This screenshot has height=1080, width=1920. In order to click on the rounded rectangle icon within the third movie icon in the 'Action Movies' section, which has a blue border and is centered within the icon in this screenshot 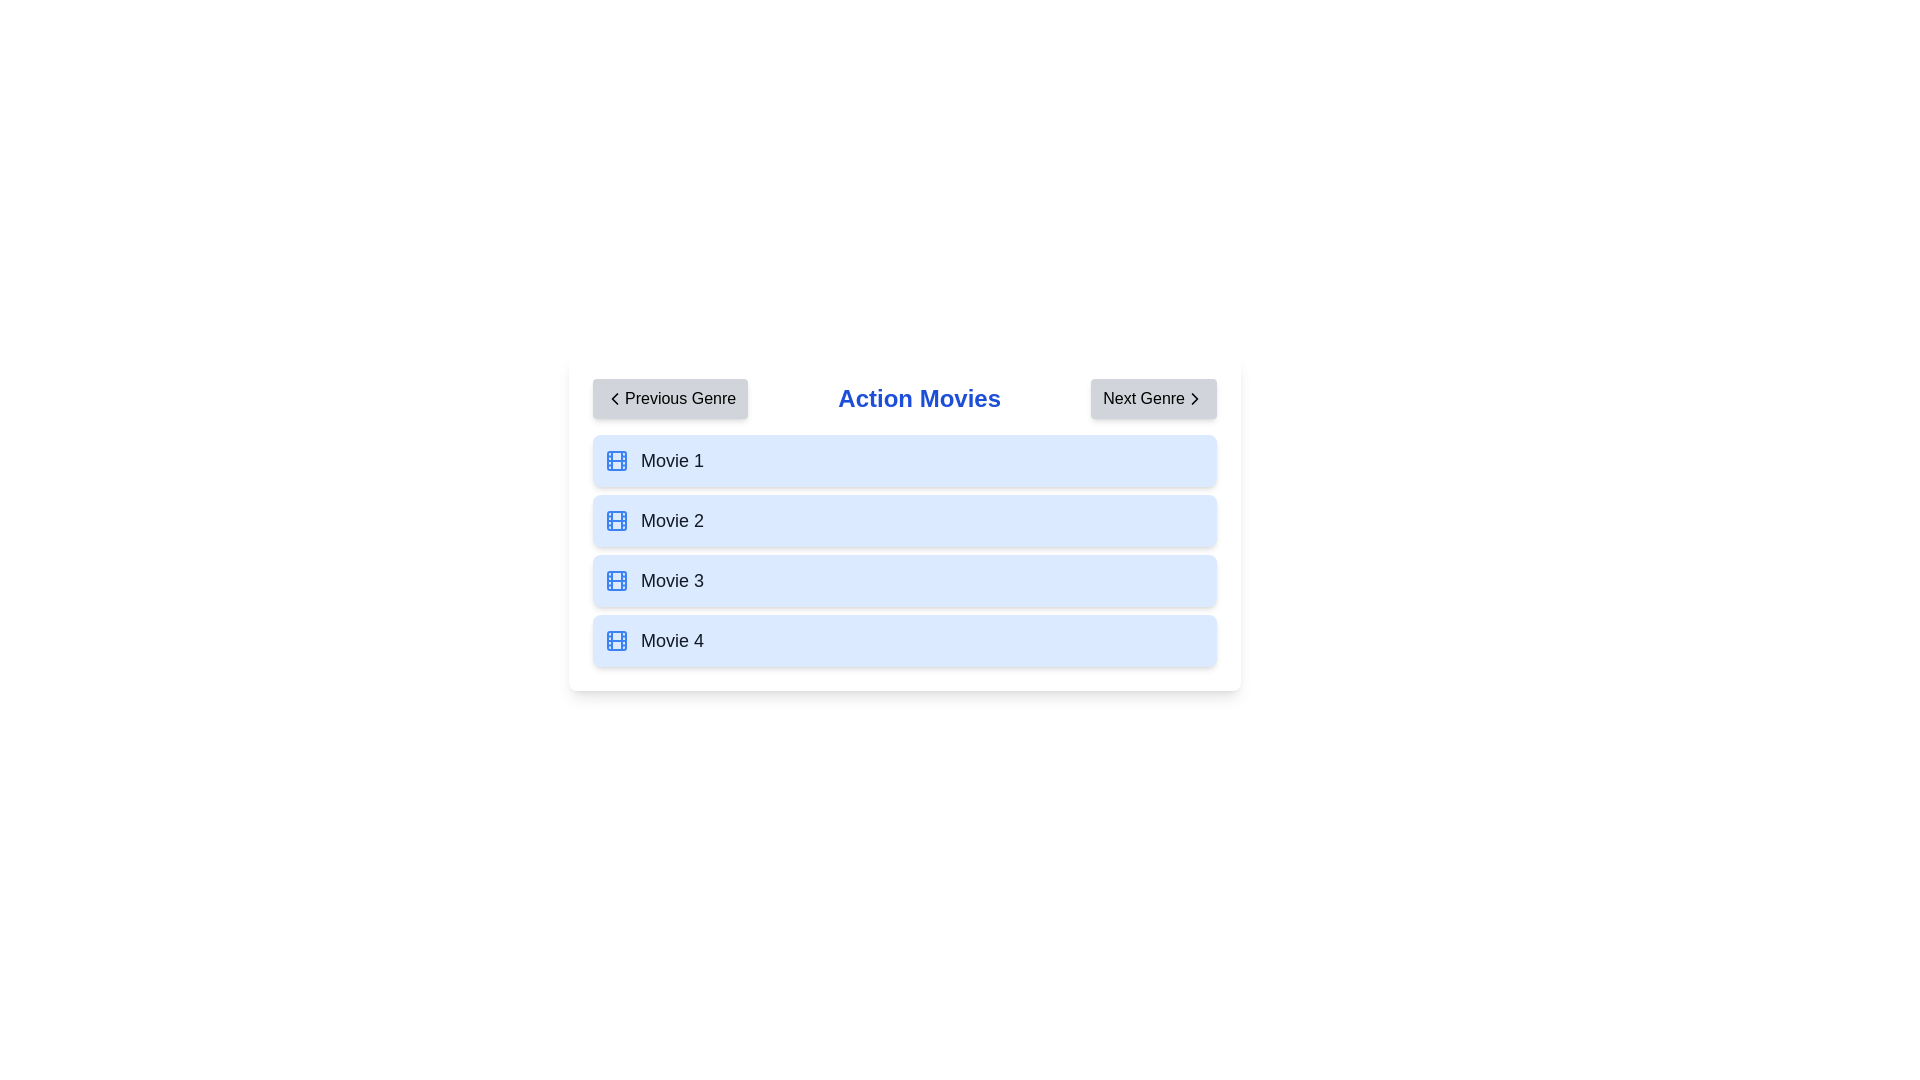, I will do `click(616, 581)`.